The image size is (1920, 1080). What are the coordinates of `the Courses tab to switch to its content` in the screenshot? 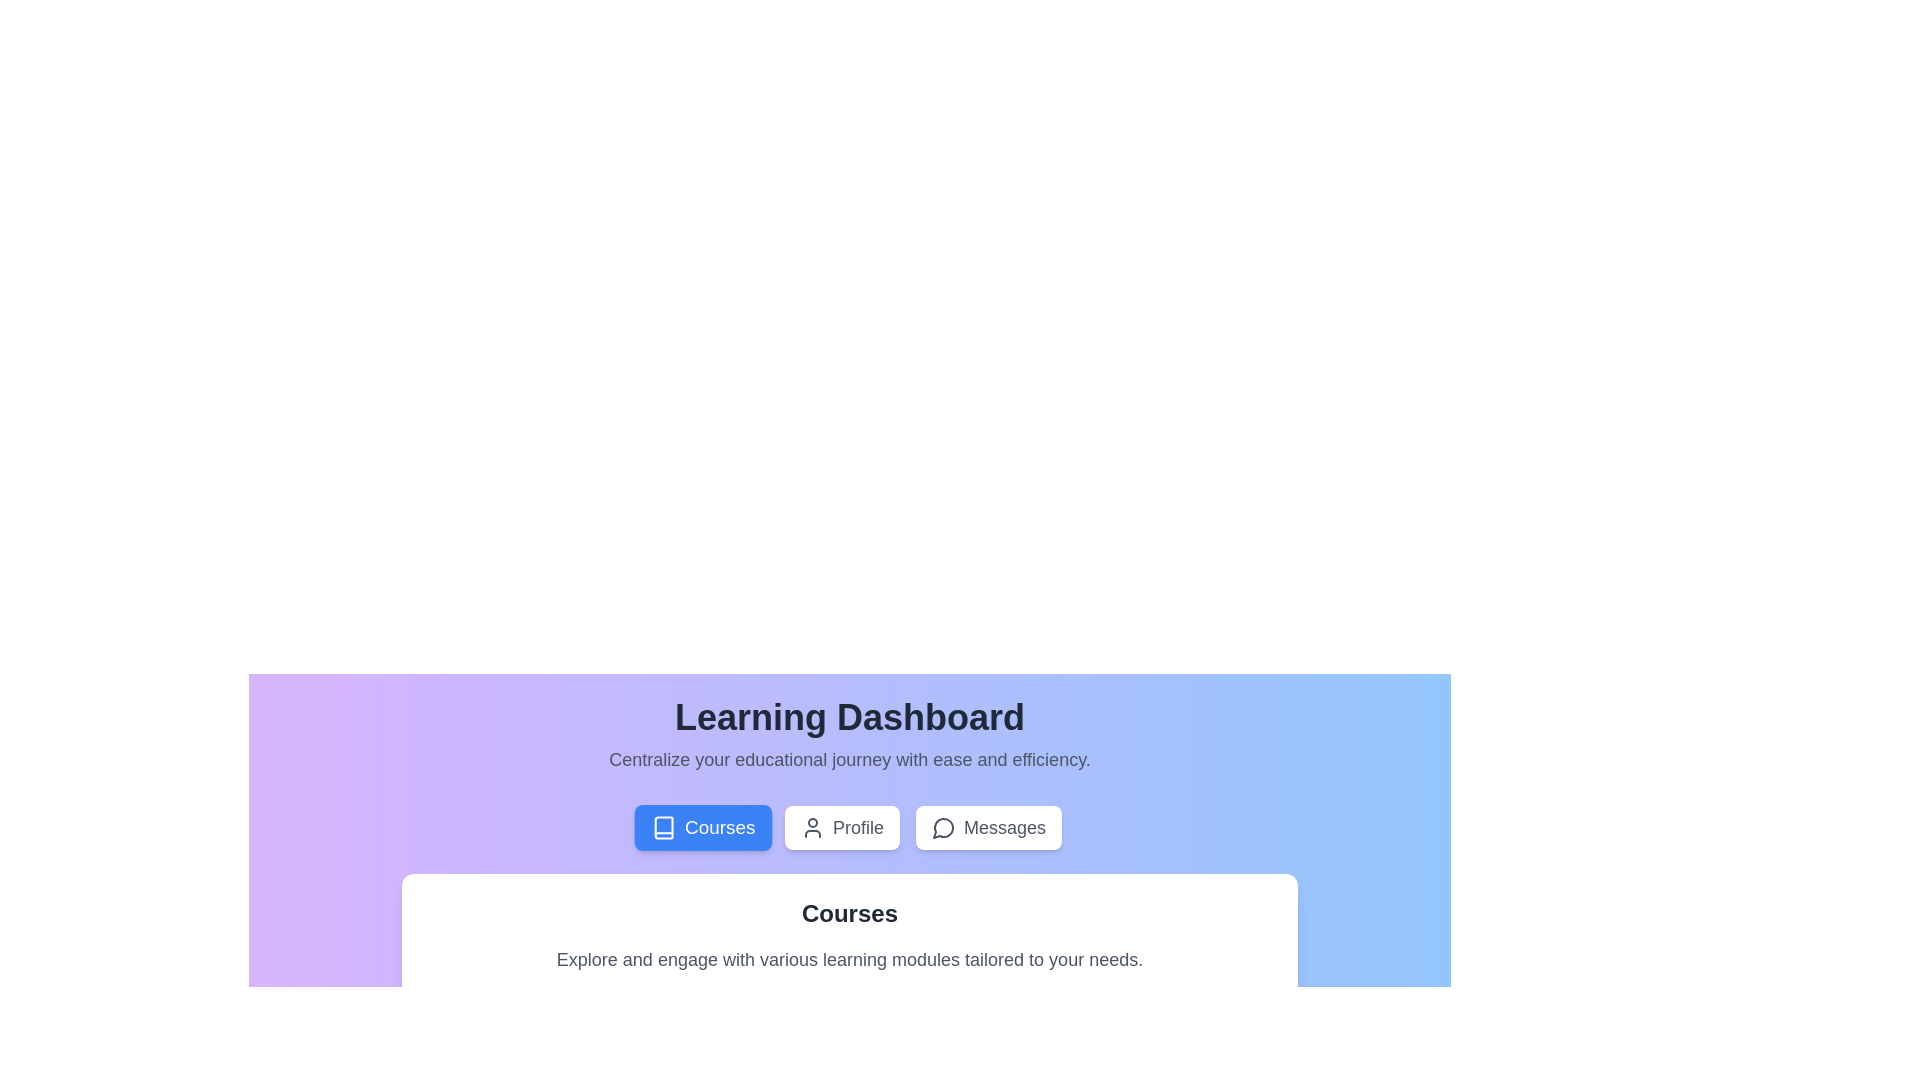 It's located at (703, 828).